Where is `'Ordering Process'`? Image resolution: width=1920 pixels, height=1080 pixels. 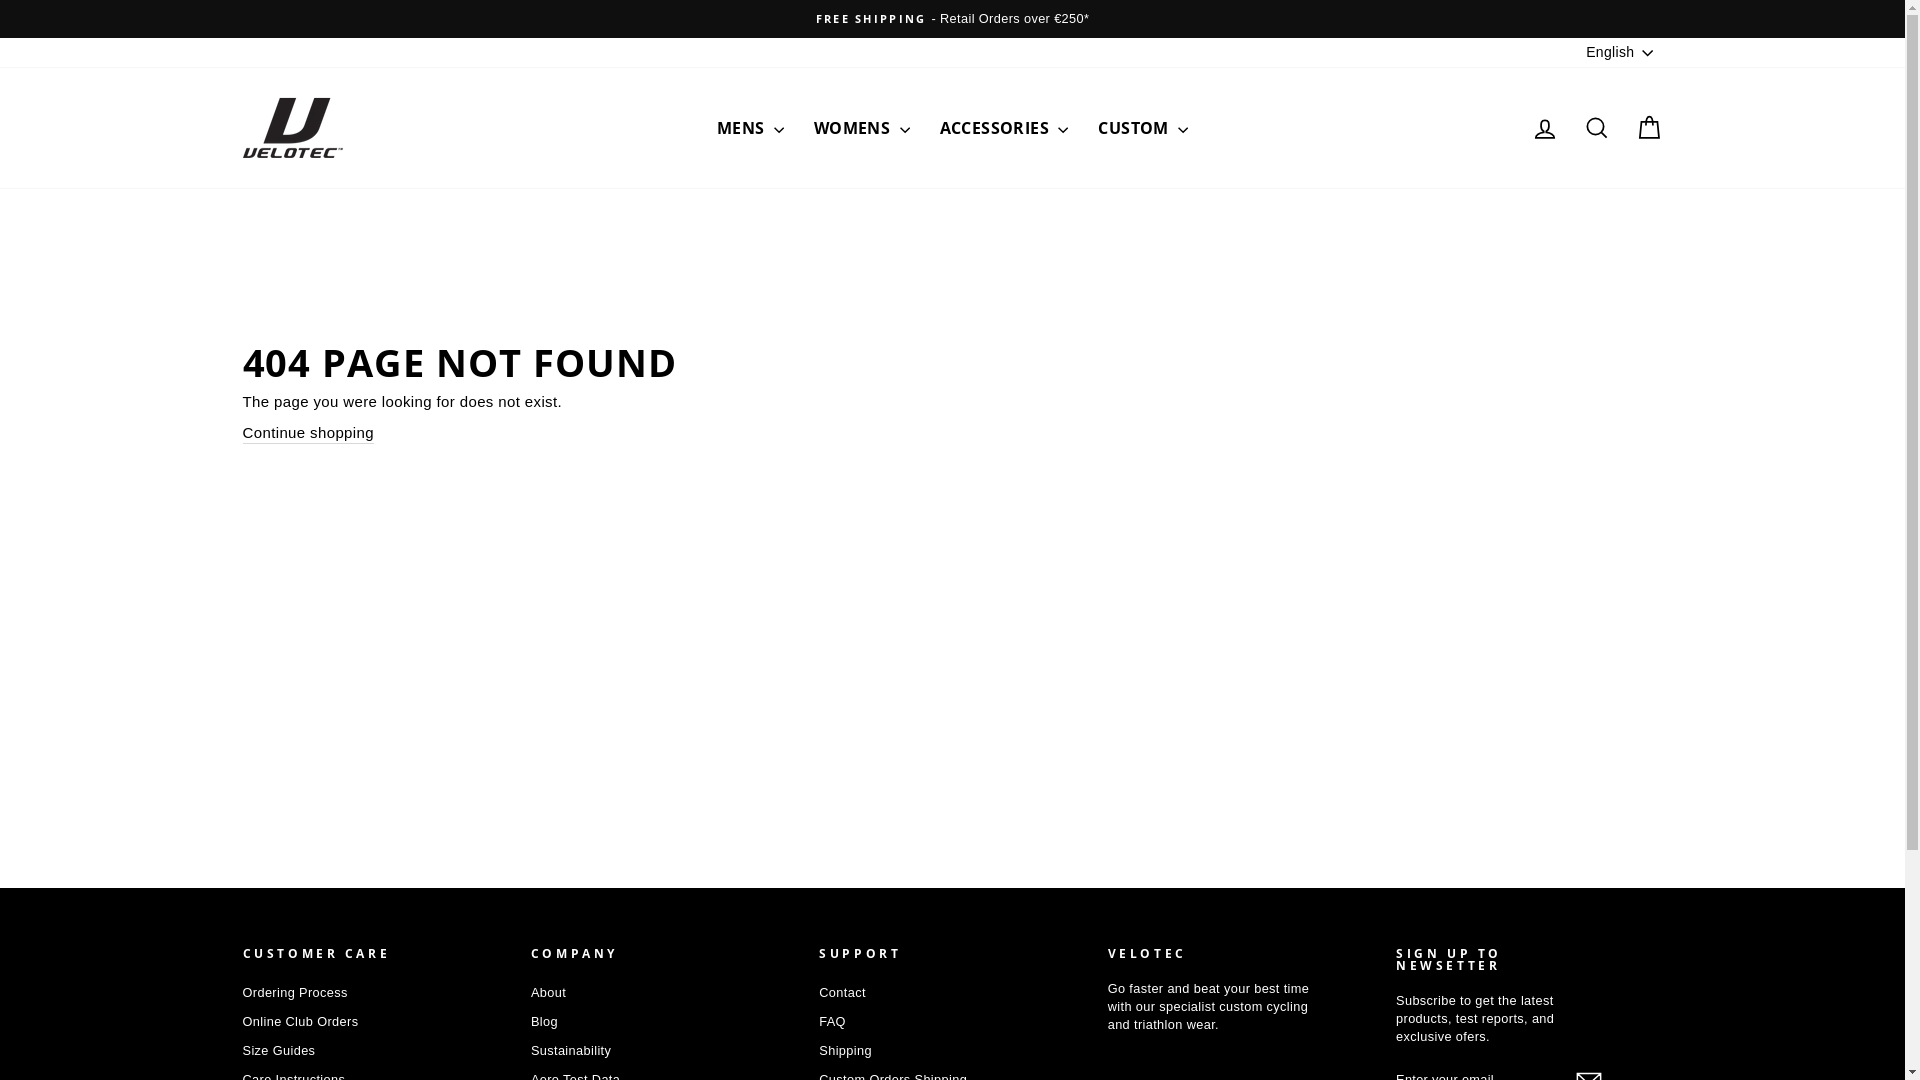 'Ordering Process' is located at coordinates (240, 992).